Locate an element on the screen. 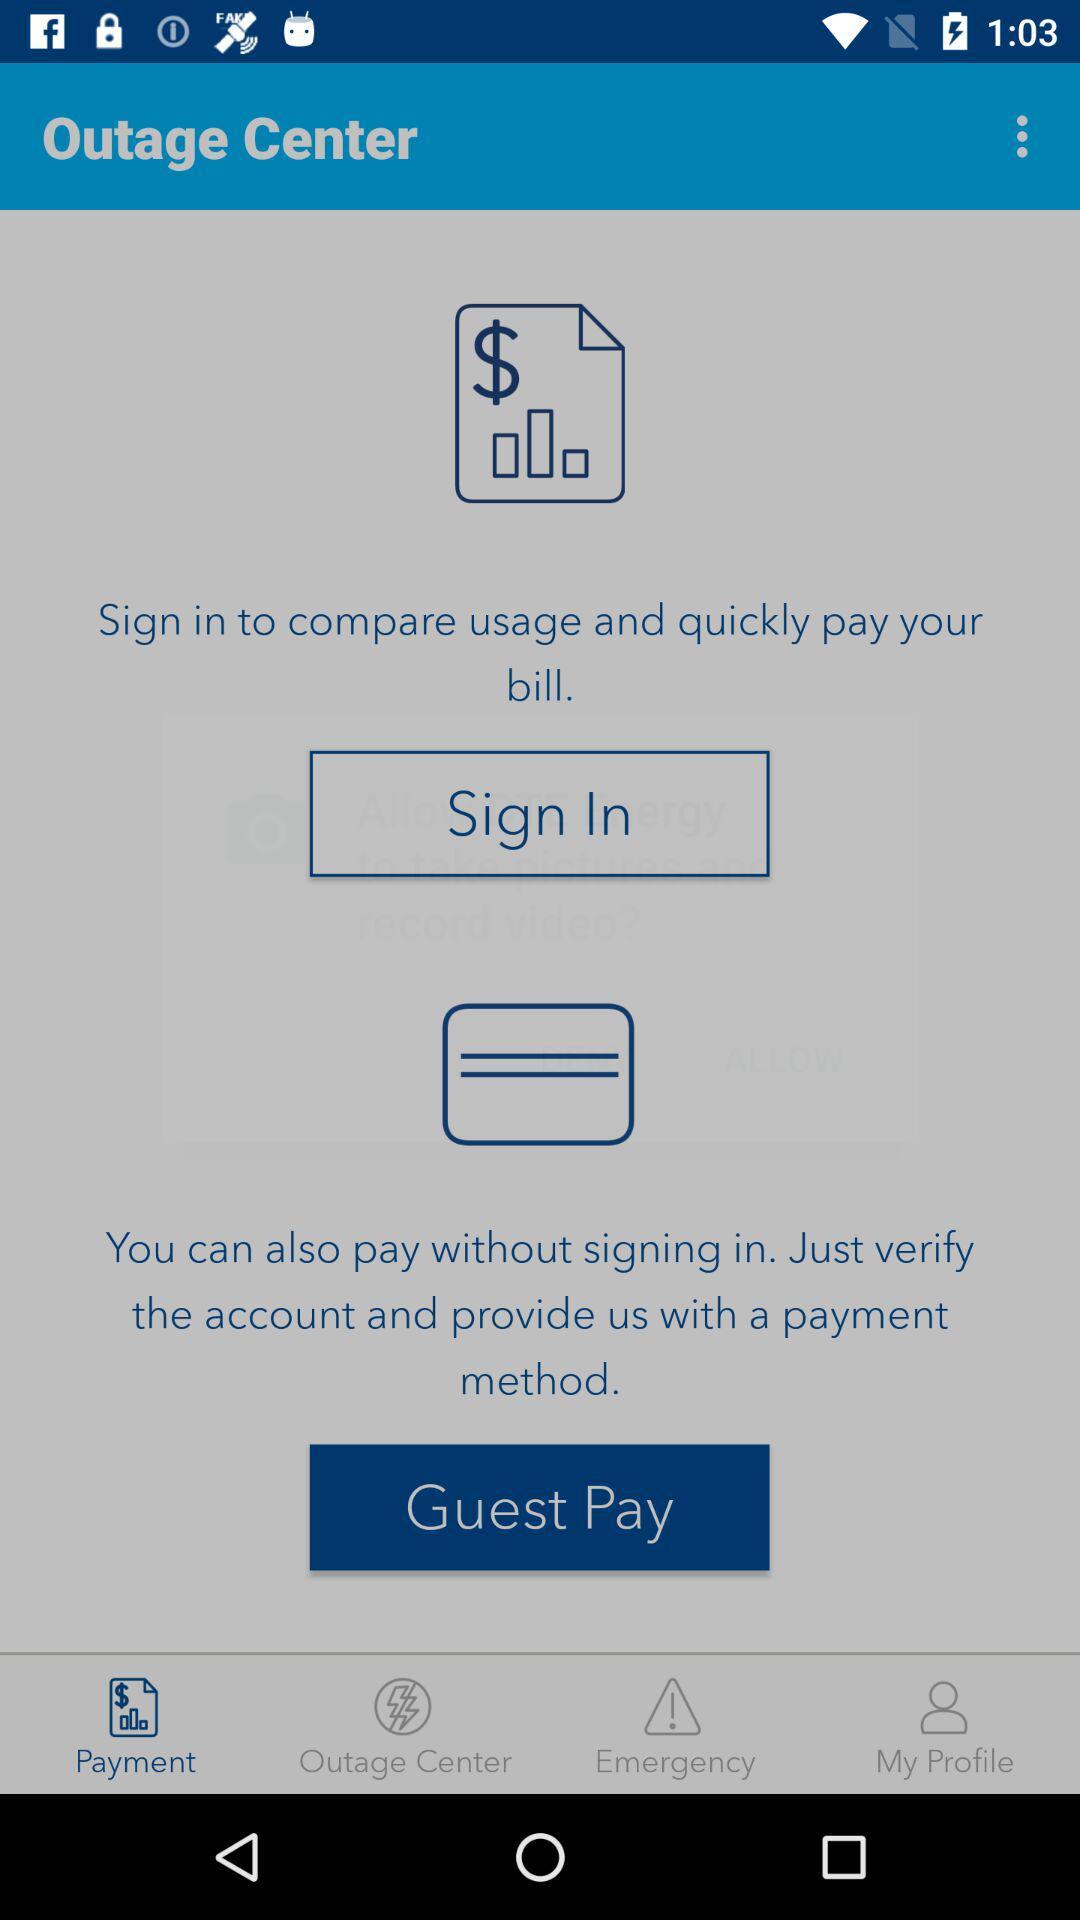 Image resolution: width=1080 pixels, height=1920 pixels. the guest pay item is located at coordinates (538, 1507).